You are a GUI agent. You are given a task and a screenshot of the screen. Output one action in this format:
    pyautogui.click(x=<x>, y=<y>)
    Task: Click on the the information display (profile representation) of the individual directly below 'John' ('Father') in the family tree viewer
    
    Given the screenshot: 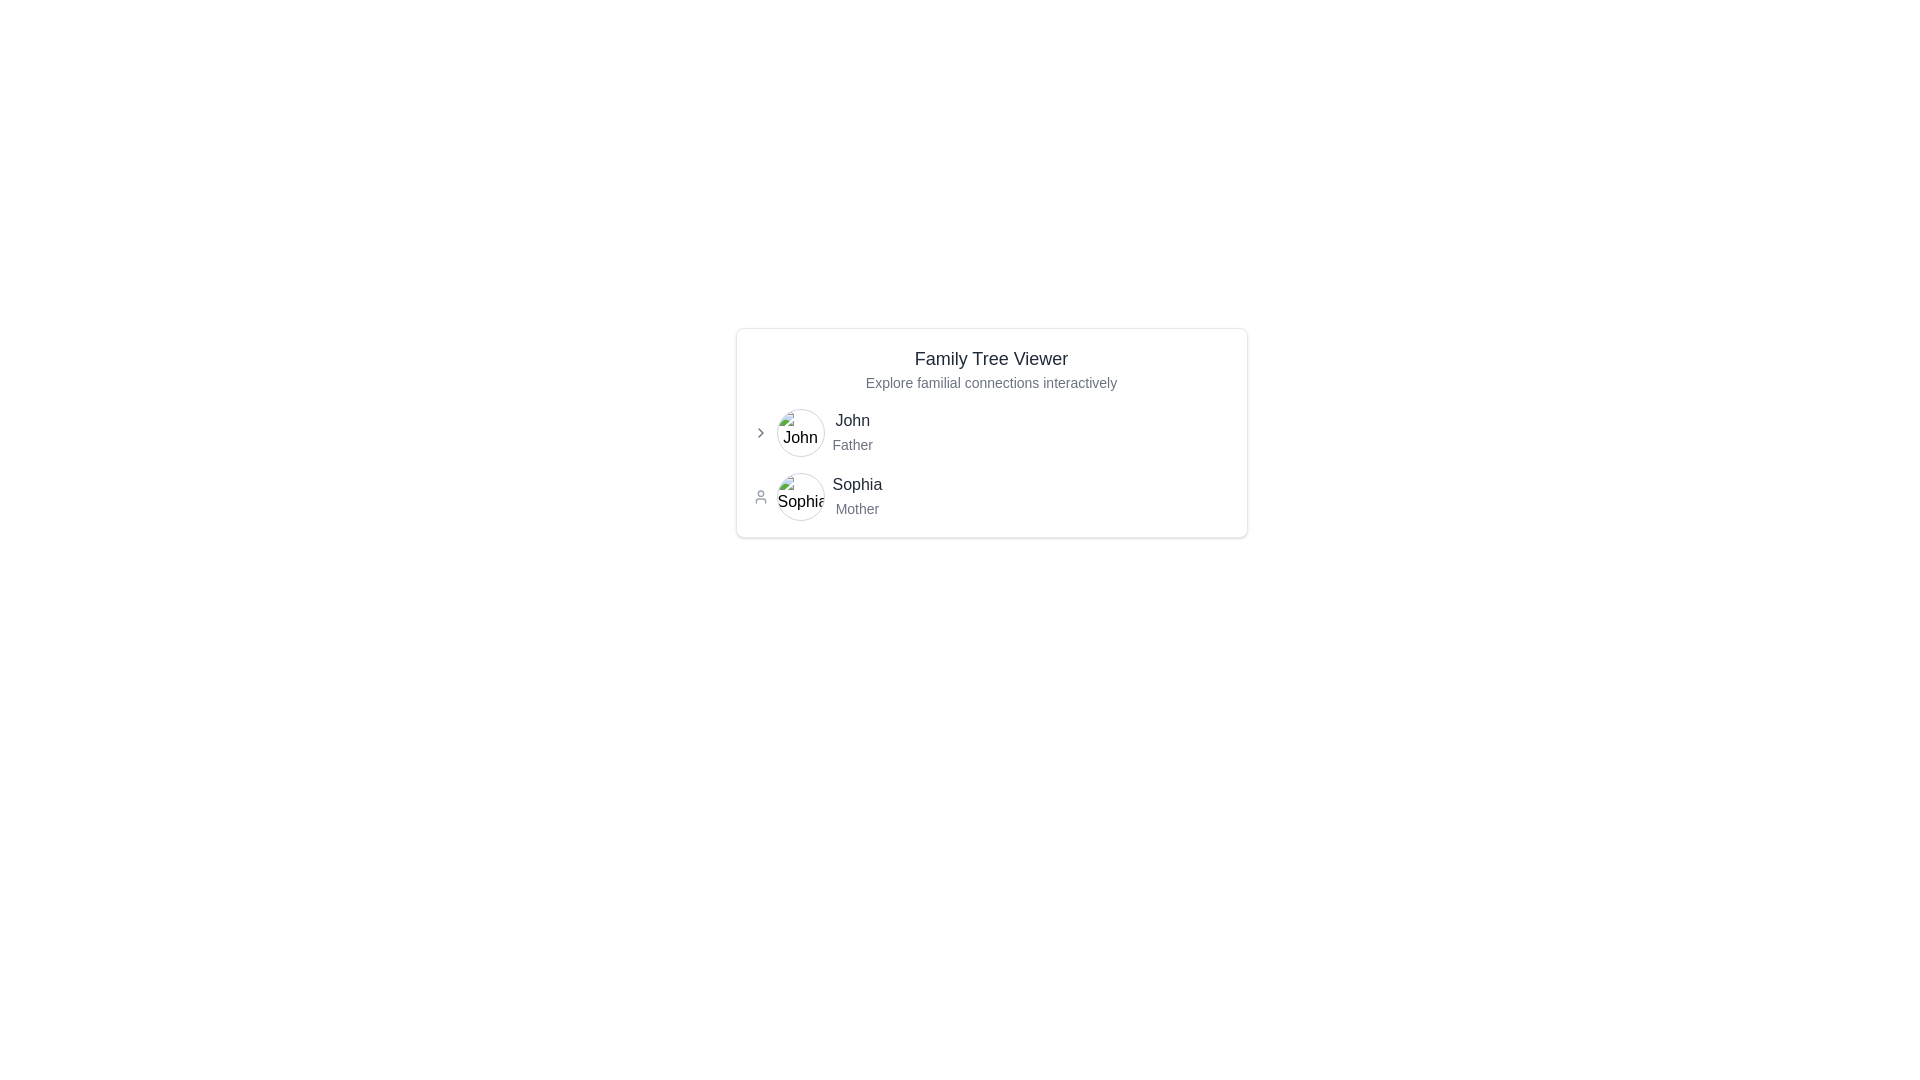 What is the action you would take?
    pyautogui.click(x=991, y=496)
    